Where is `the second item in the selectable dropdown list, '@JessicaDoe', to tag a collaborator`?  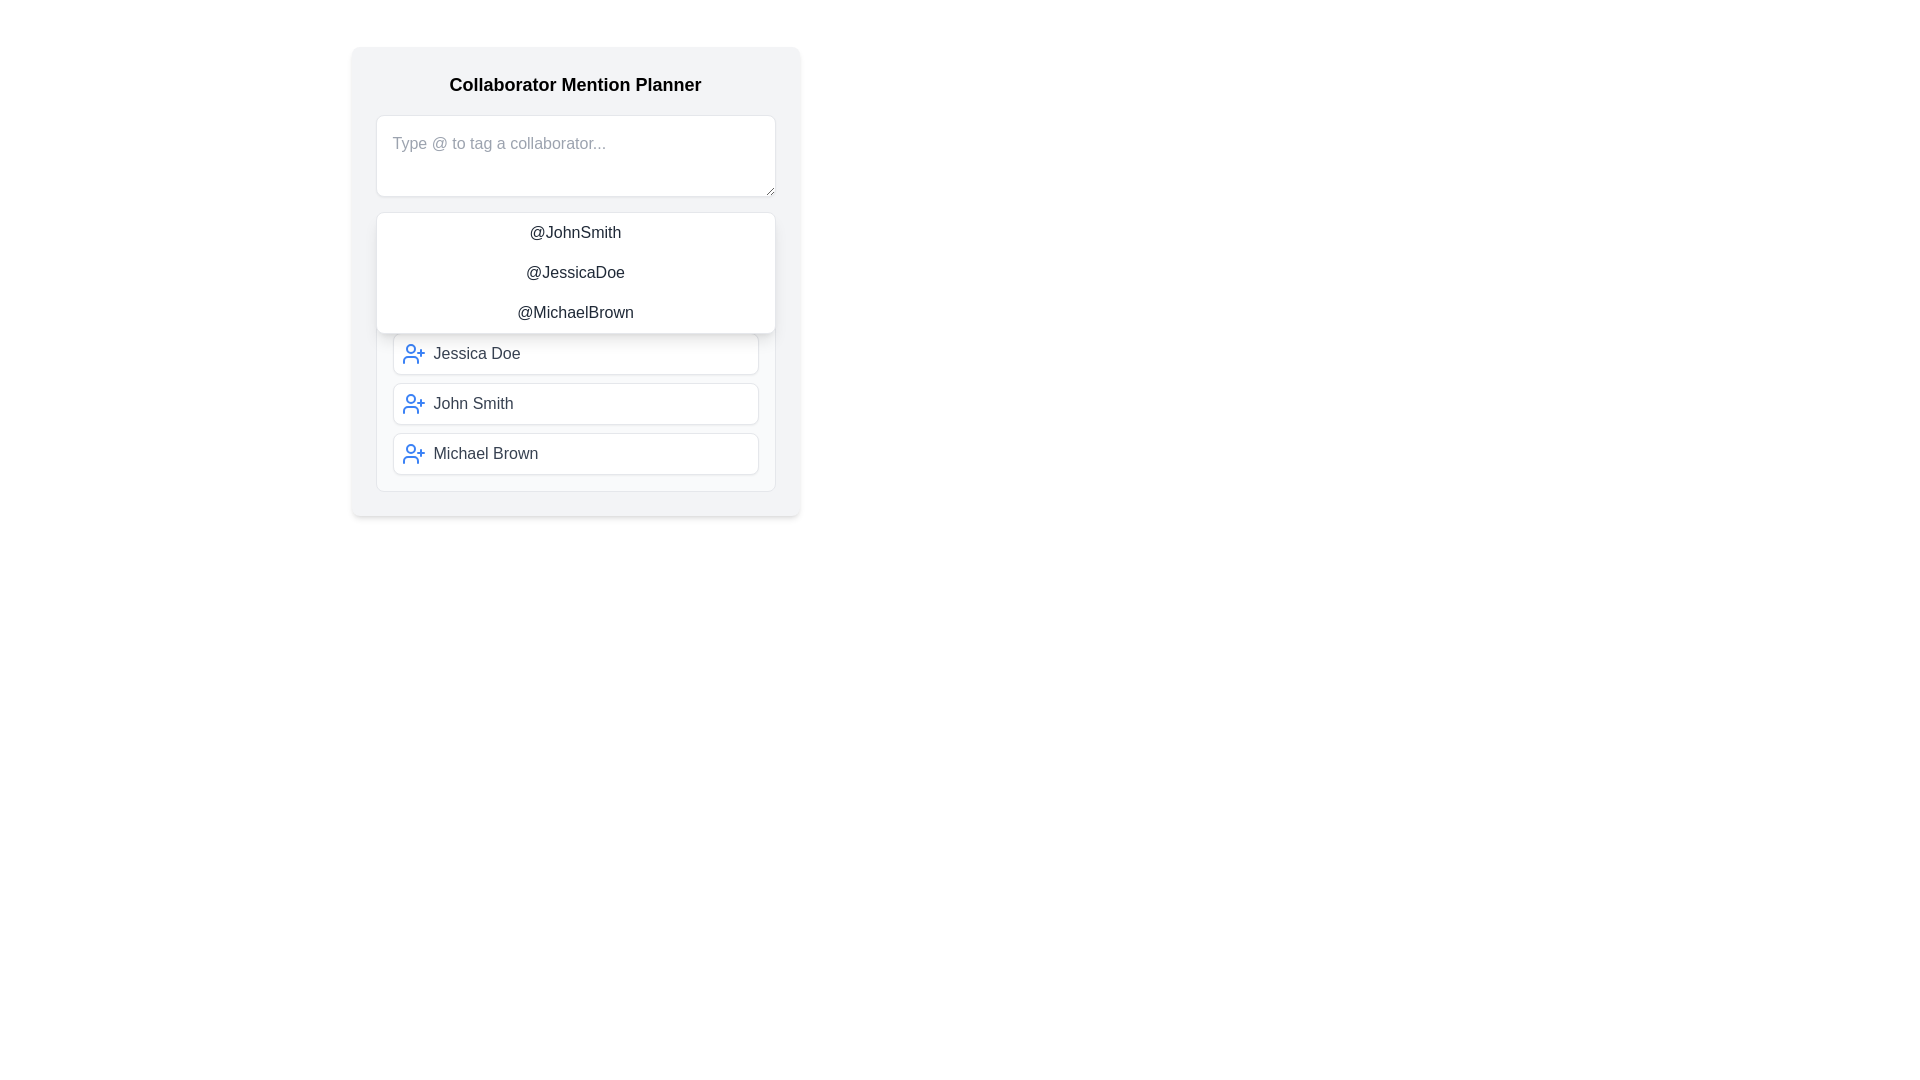
the second item in the selectable dropdown list, '@JessicaDoe', to tag a collaborator is located at coordinates (574, 273).